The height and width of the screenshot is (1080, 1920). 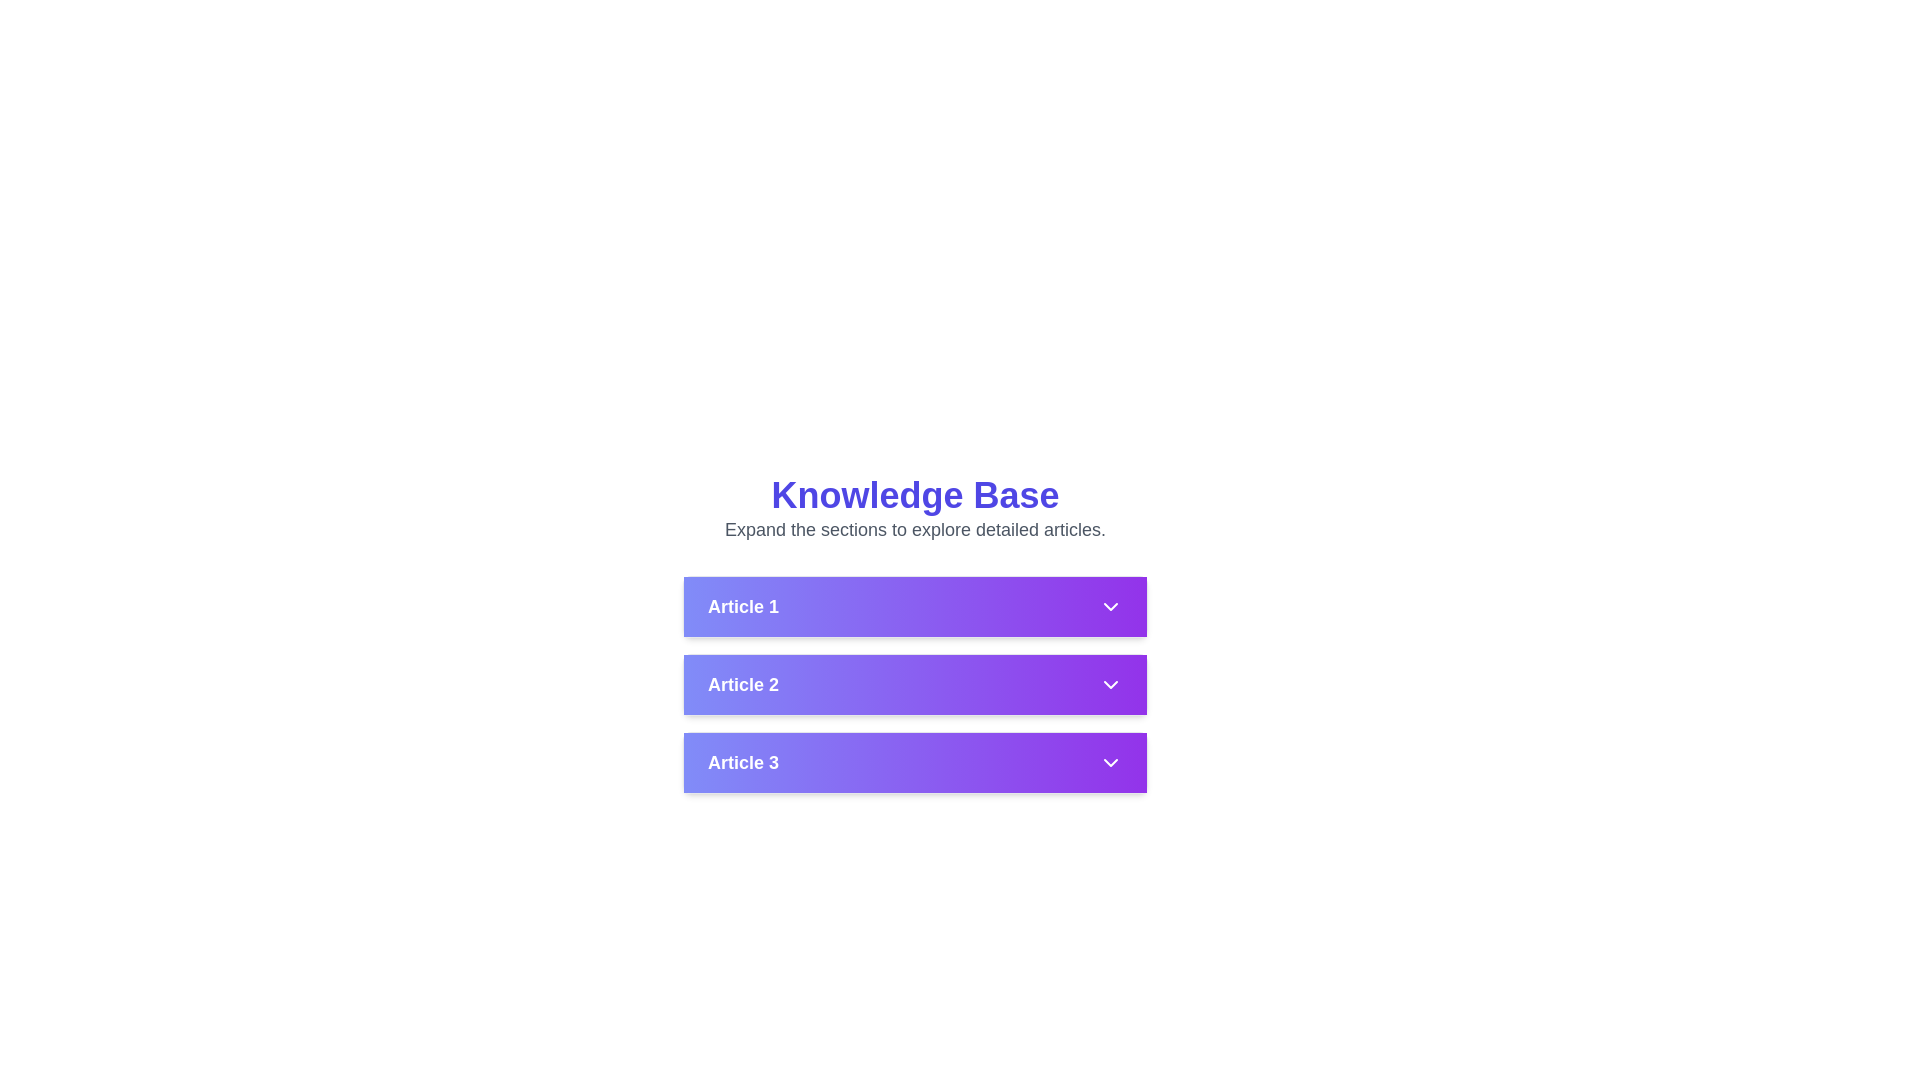 I want to click on the SVG icon representing a down arrow for 'Article 3' to trigger potential hover effects, so click(x=1109, y=763).